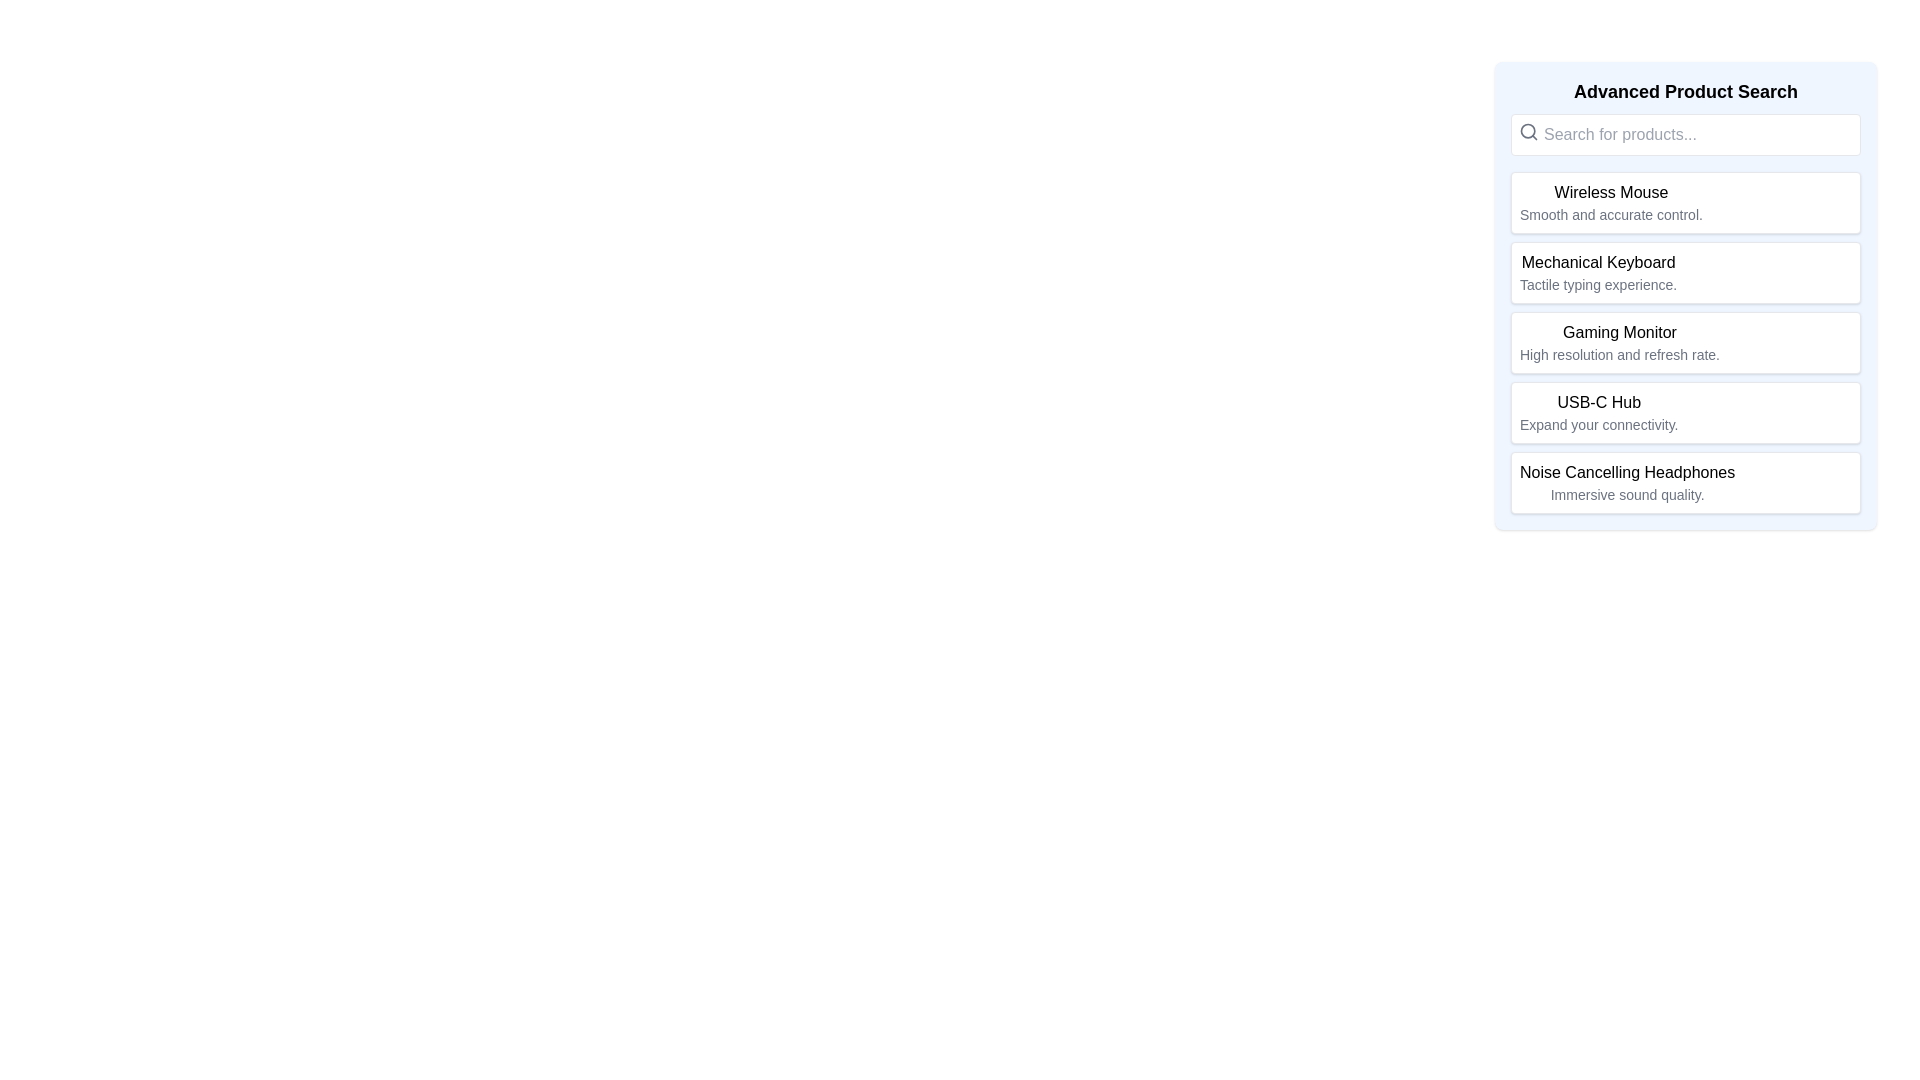  What do you see at coordinates (1684, 273) in the screenshot?
I see `the 'Mechanical Keyboard' selection card, which is the second item in the list` at bounding box center [1684, 273].